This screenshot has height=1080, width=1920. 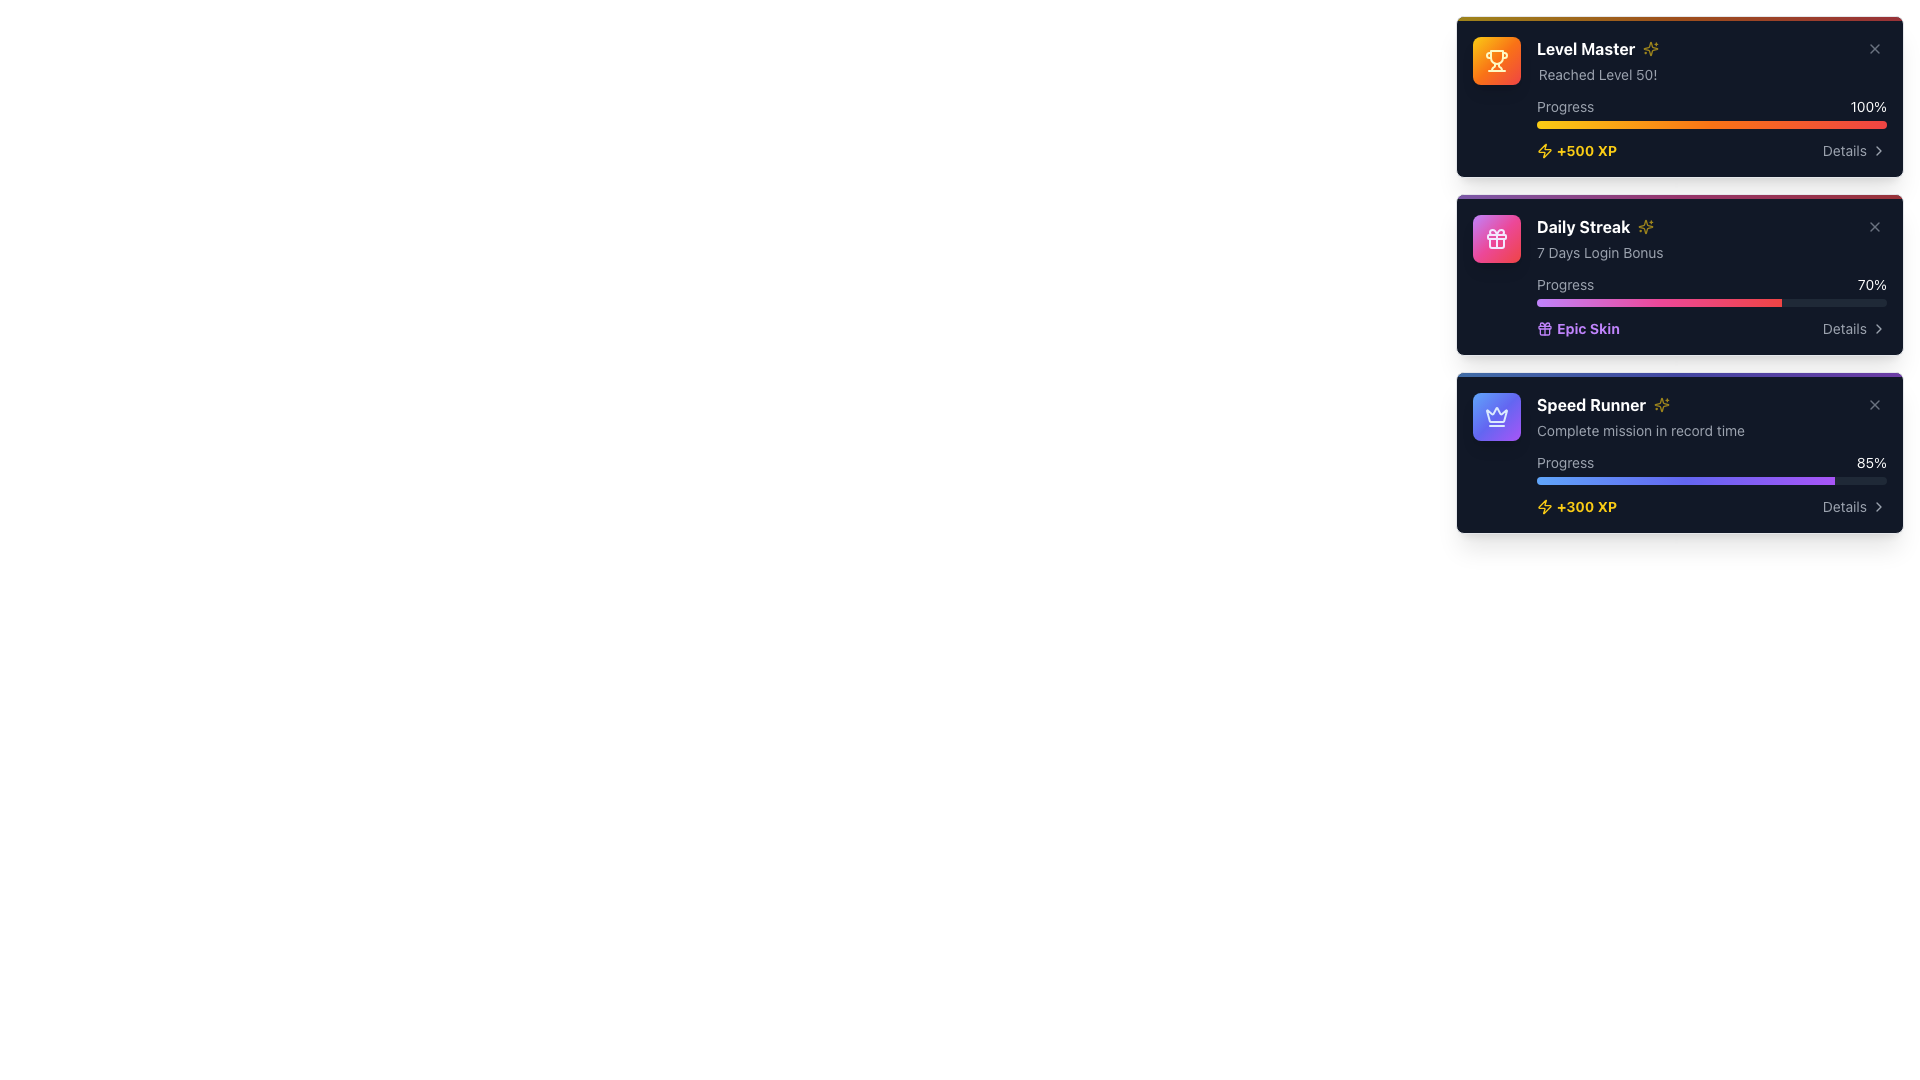 I want to click on the Progress Bar labeled 'Progress' with a completion percentage of '100%' located within the 'Level Master' card, so click(x=1711, y=112).